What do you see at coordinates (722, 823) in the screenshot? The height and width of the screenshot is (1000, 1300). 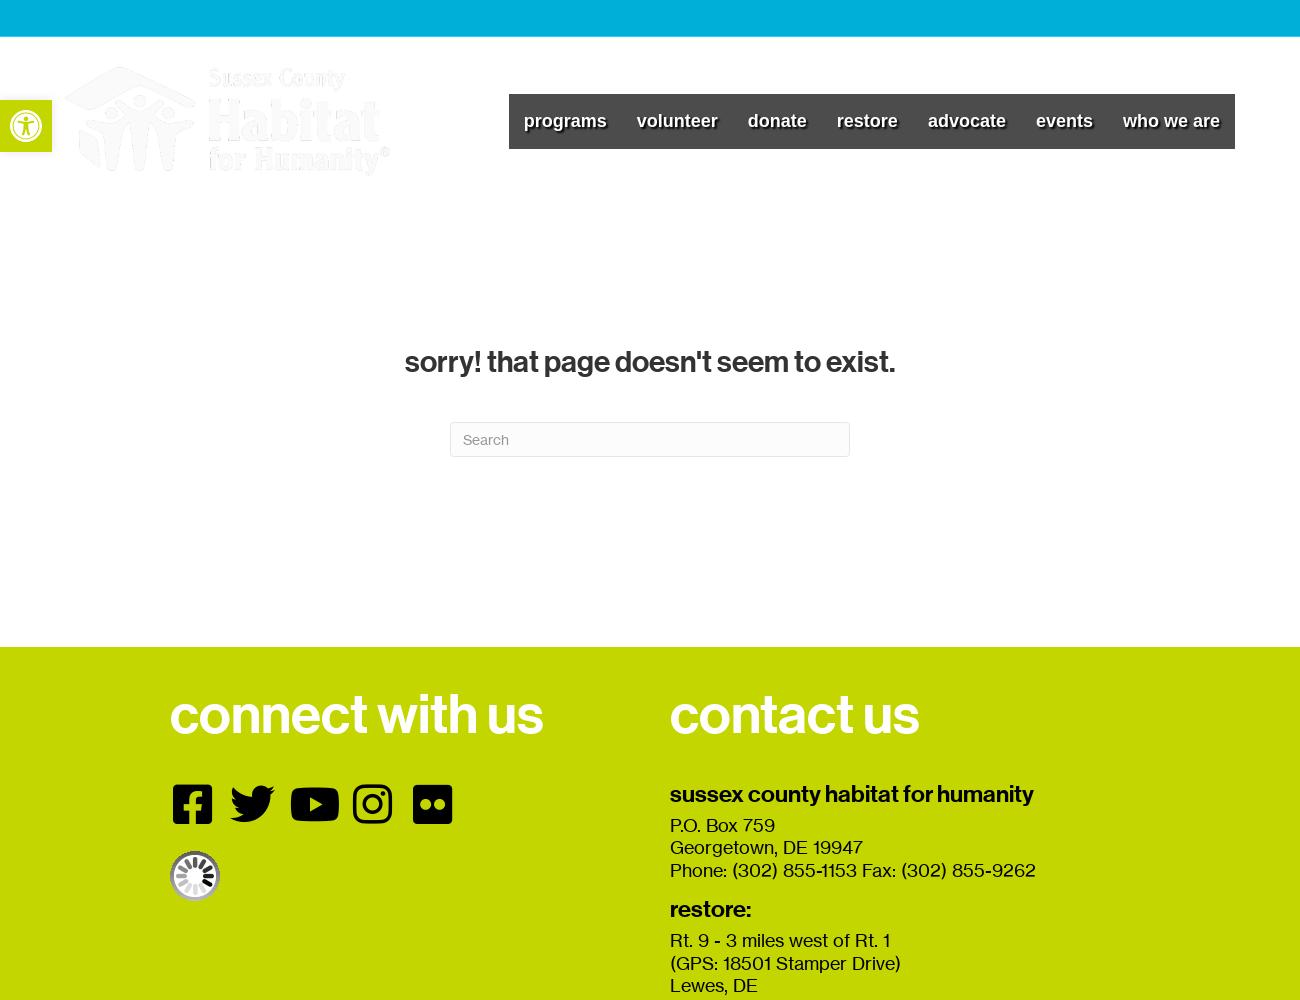 I see `'P.O. Box 759'` at bounding box center [722, 823].